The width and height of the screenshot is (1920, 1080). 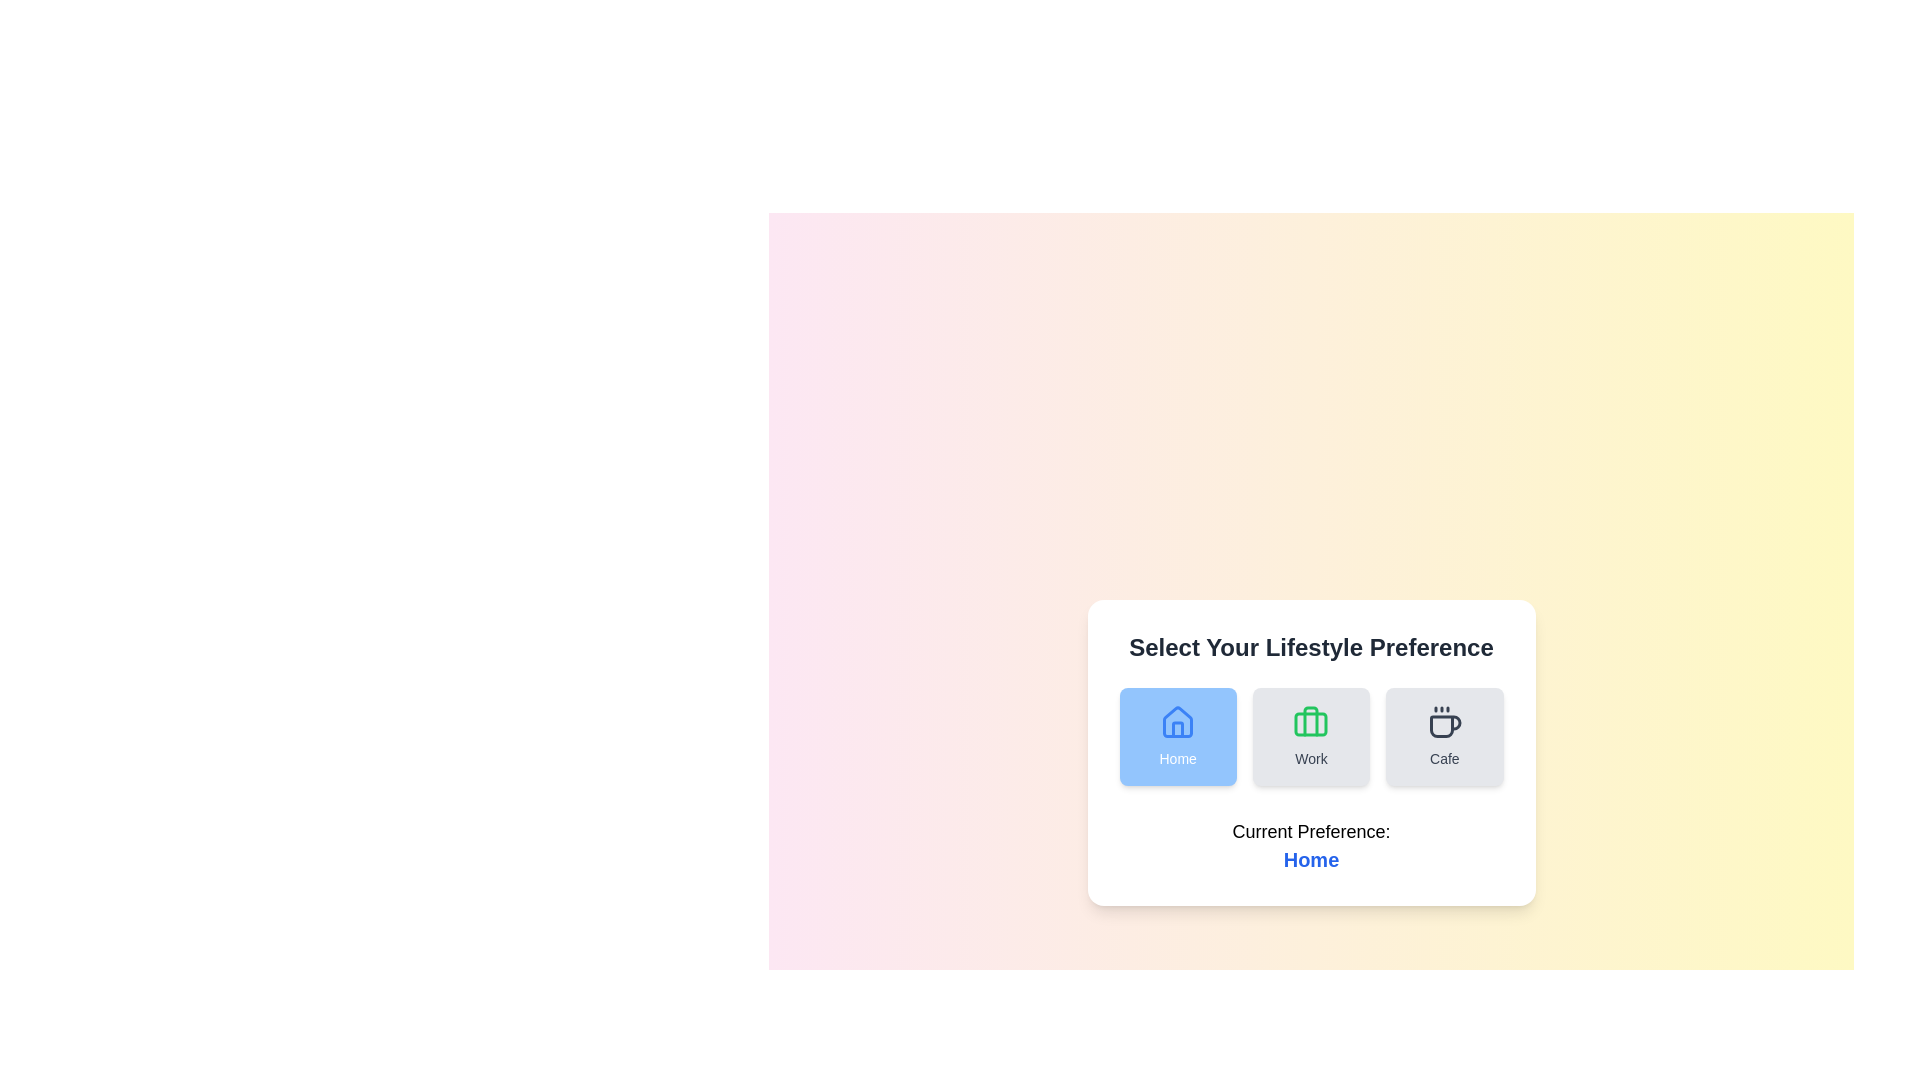 I want to click on the text label displaying 'Current Preference:', which is centrally located in the lower section of the dialog box, positioned above the 'Home' text element, so click(x=1311, y=832).